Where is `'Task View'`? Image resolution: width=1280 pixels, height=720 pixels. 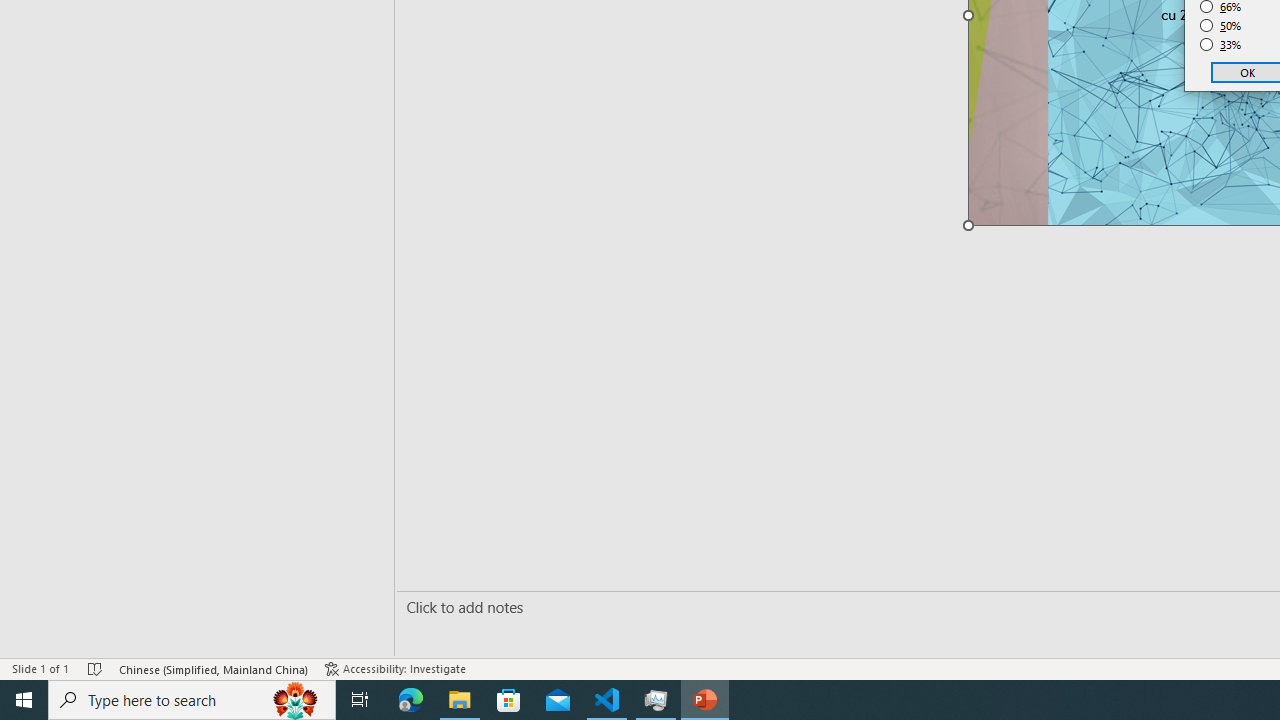 'Task View' is located at coordinates (359, 698).